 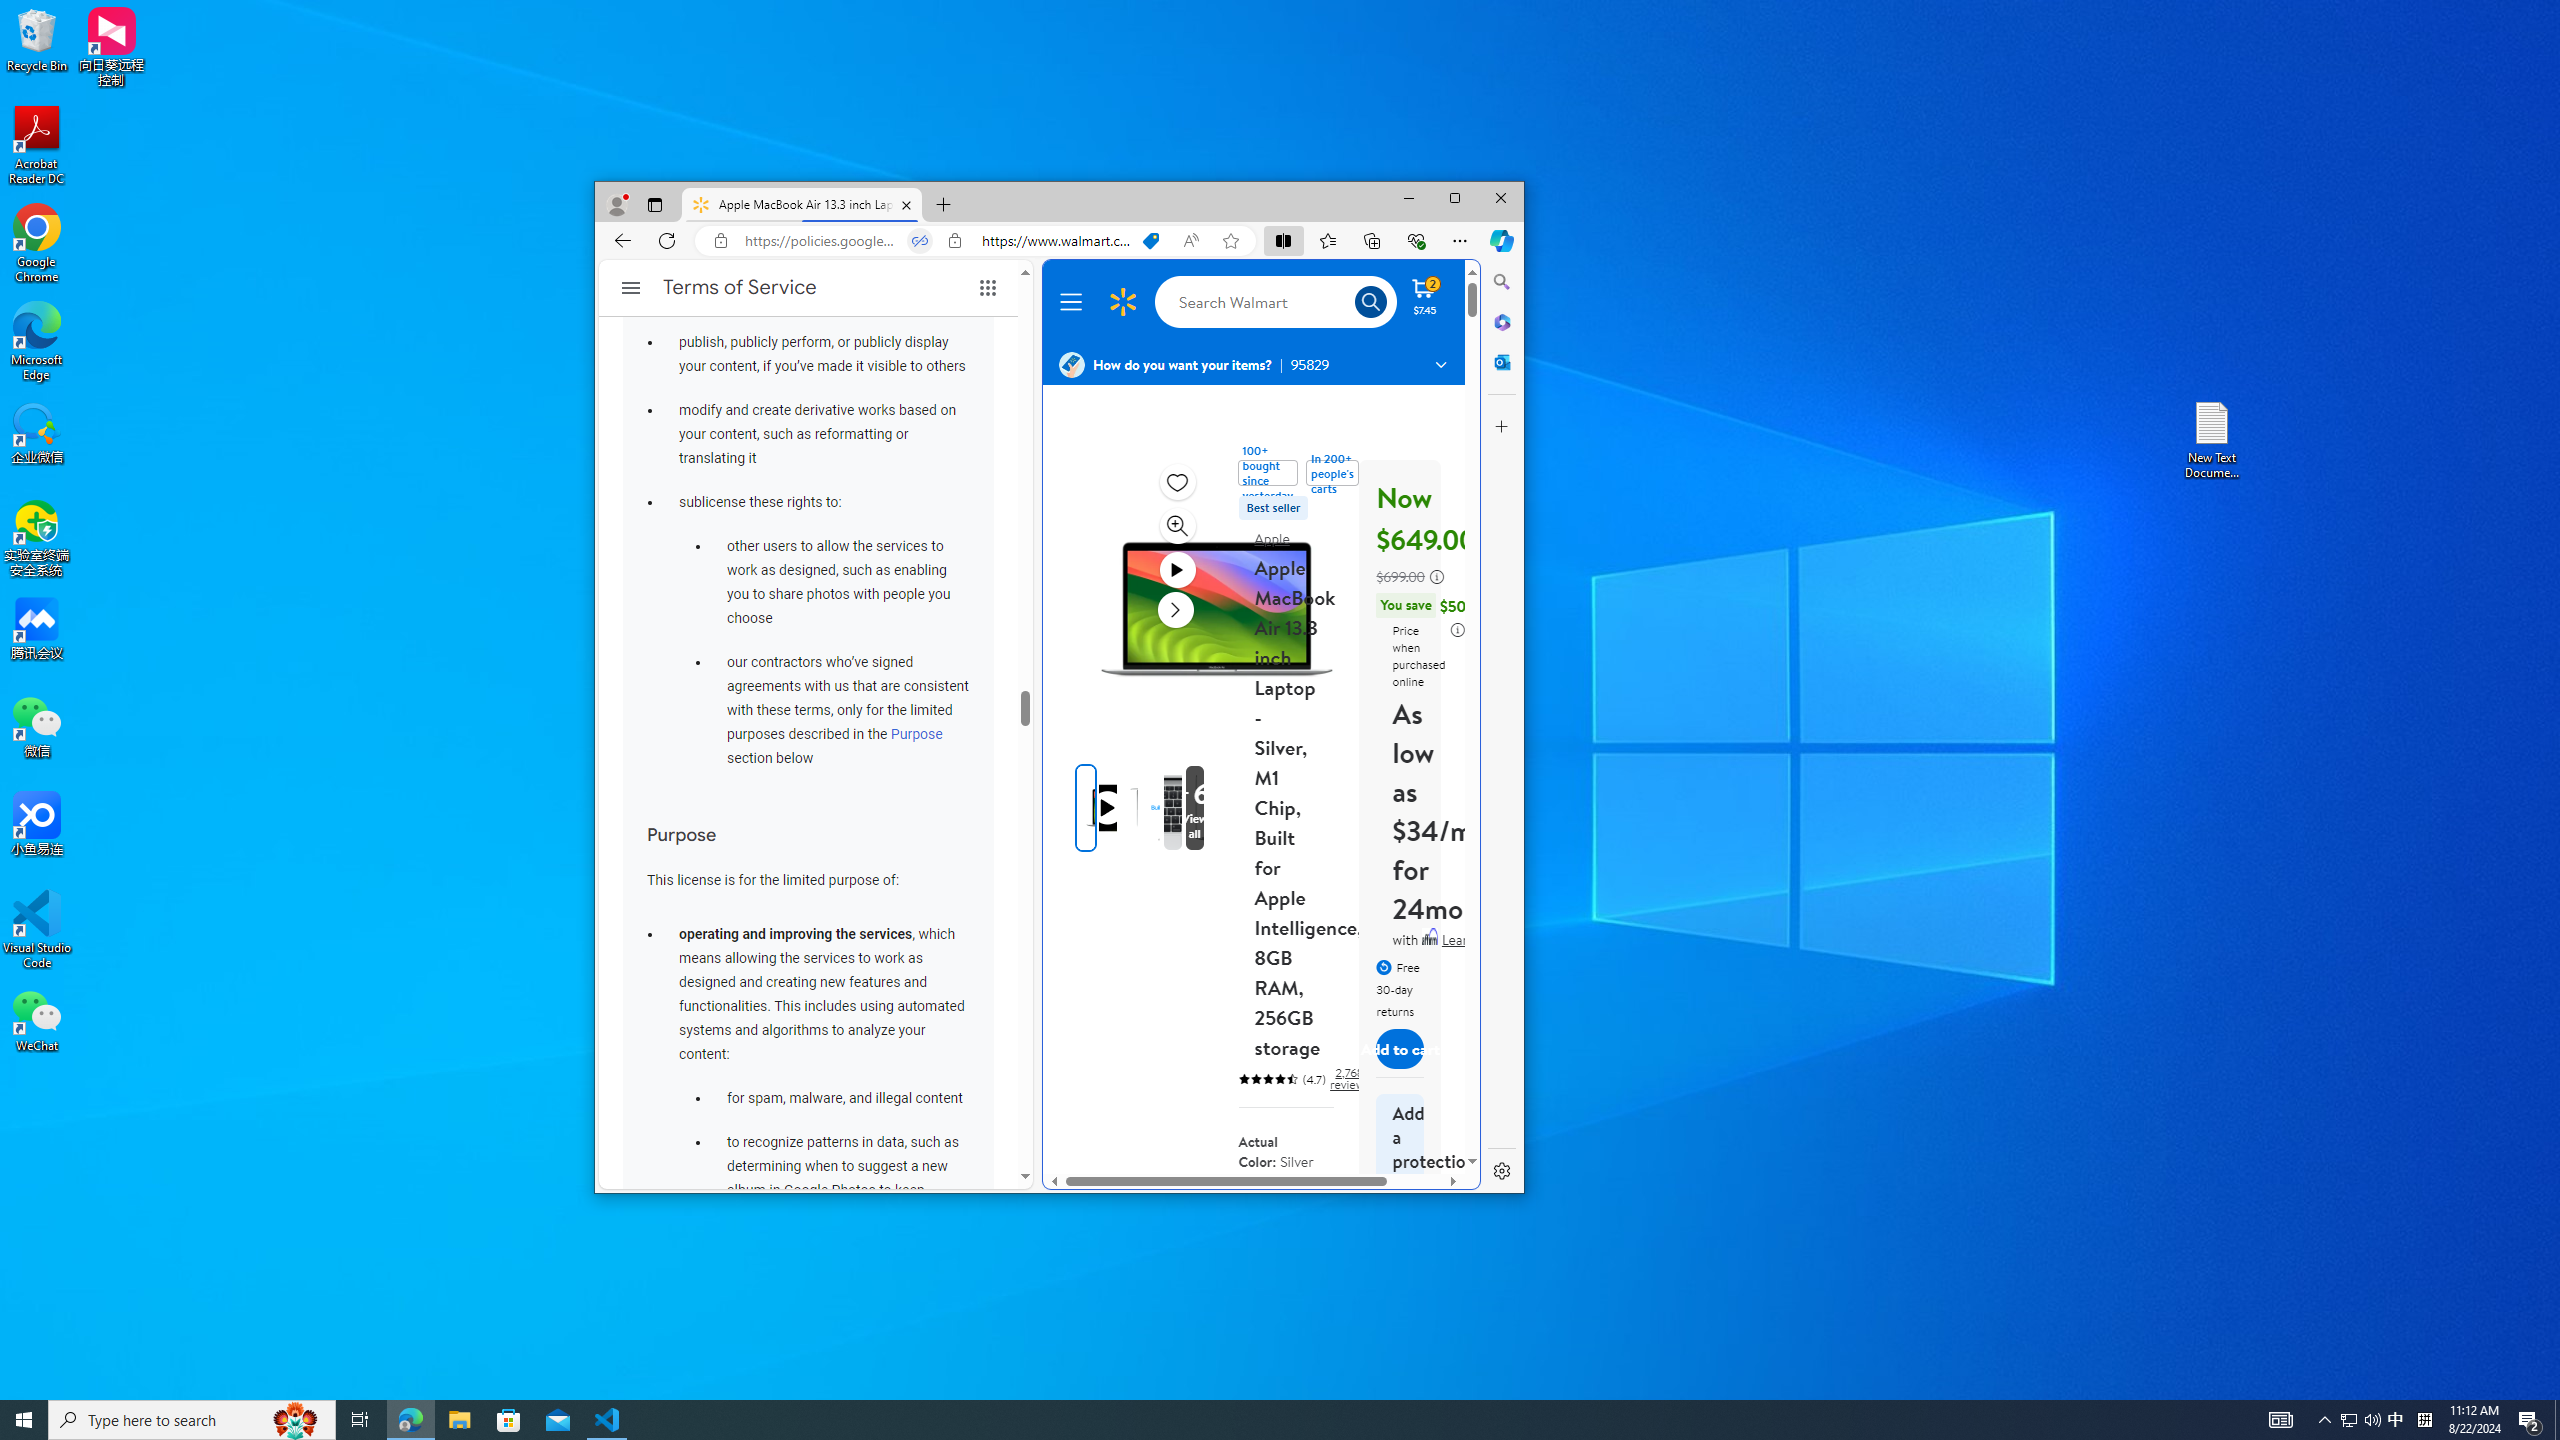 What do you see at coordinates (1423, 294) in the screenshot?
I see `'Cart contains 2 items Total Amount $7.45'` at bounding box center [1423, 294].